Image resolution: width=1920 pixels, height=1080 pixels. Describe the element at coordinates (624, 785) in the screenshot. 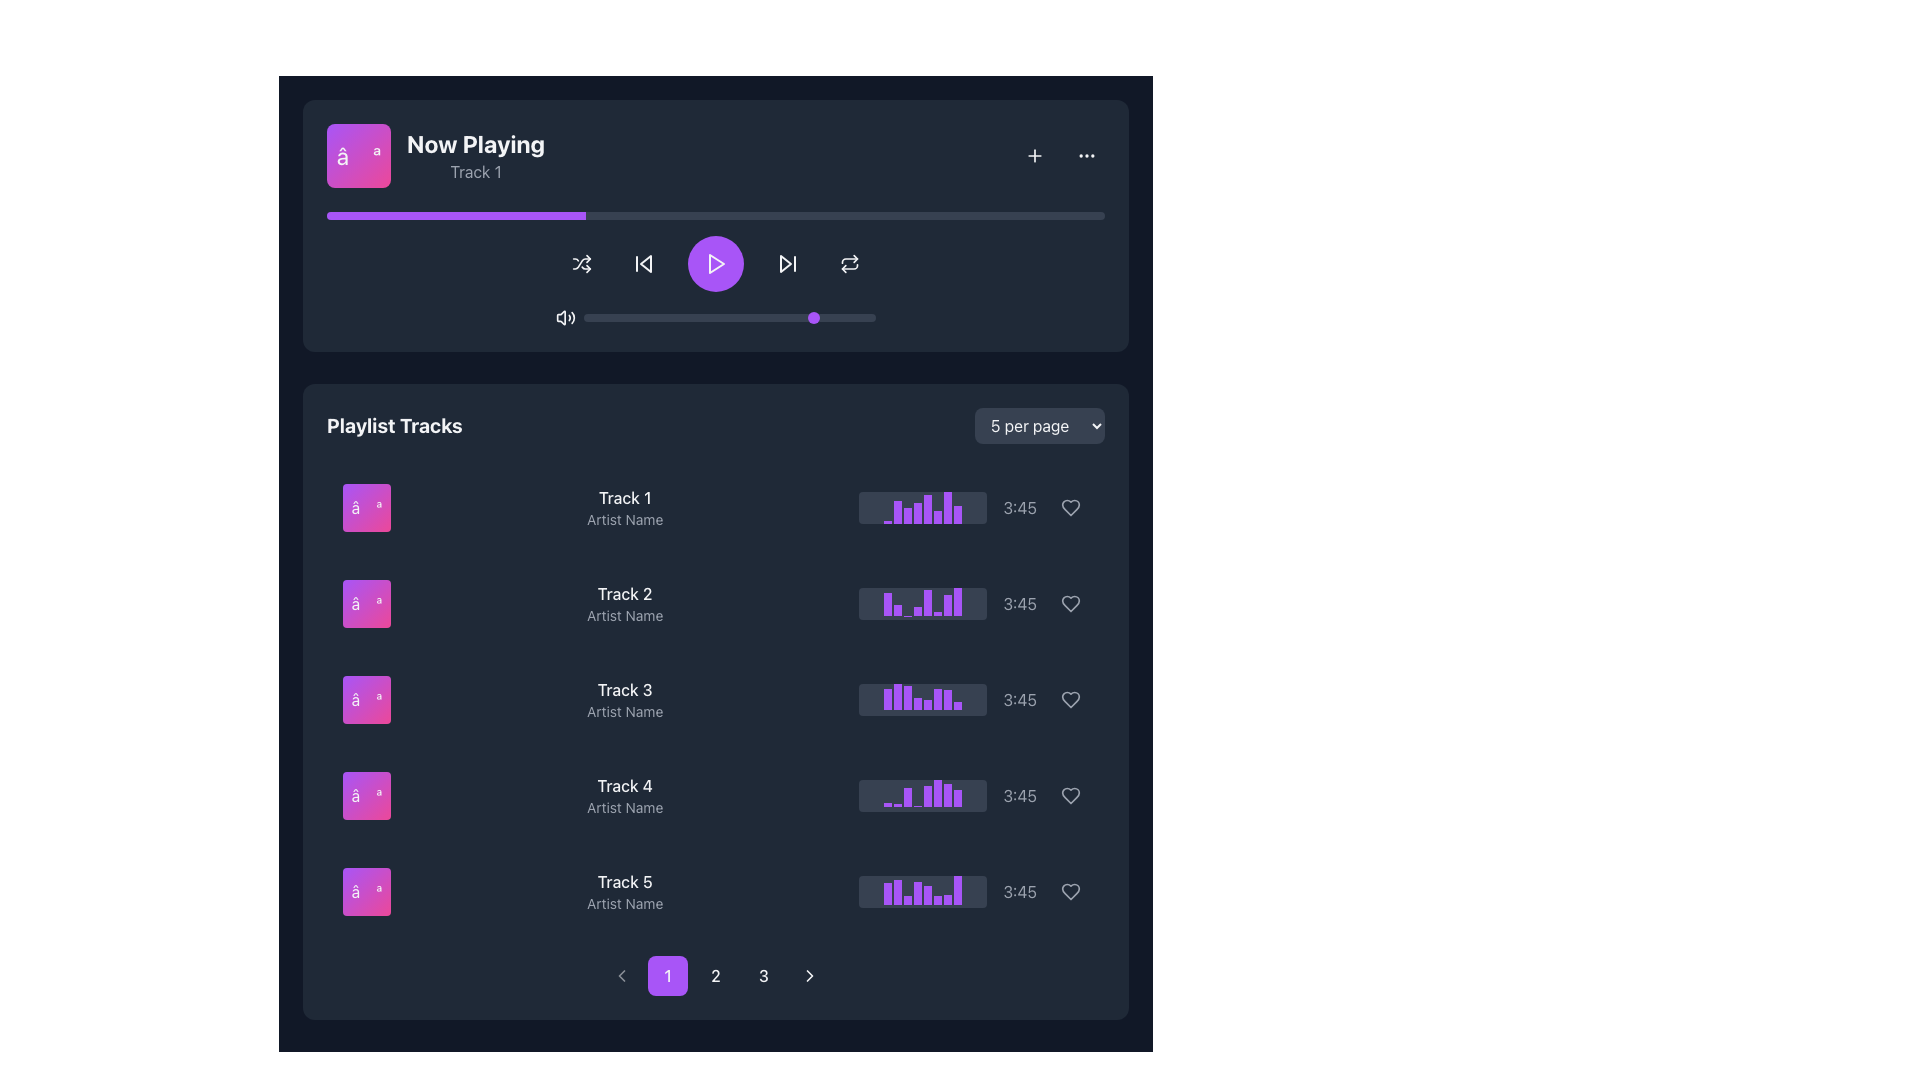

I see `the static text label displaying 'Track 4' in the playlist area, located in the fourth position under the 'Playlist Tracks' header` at that location.